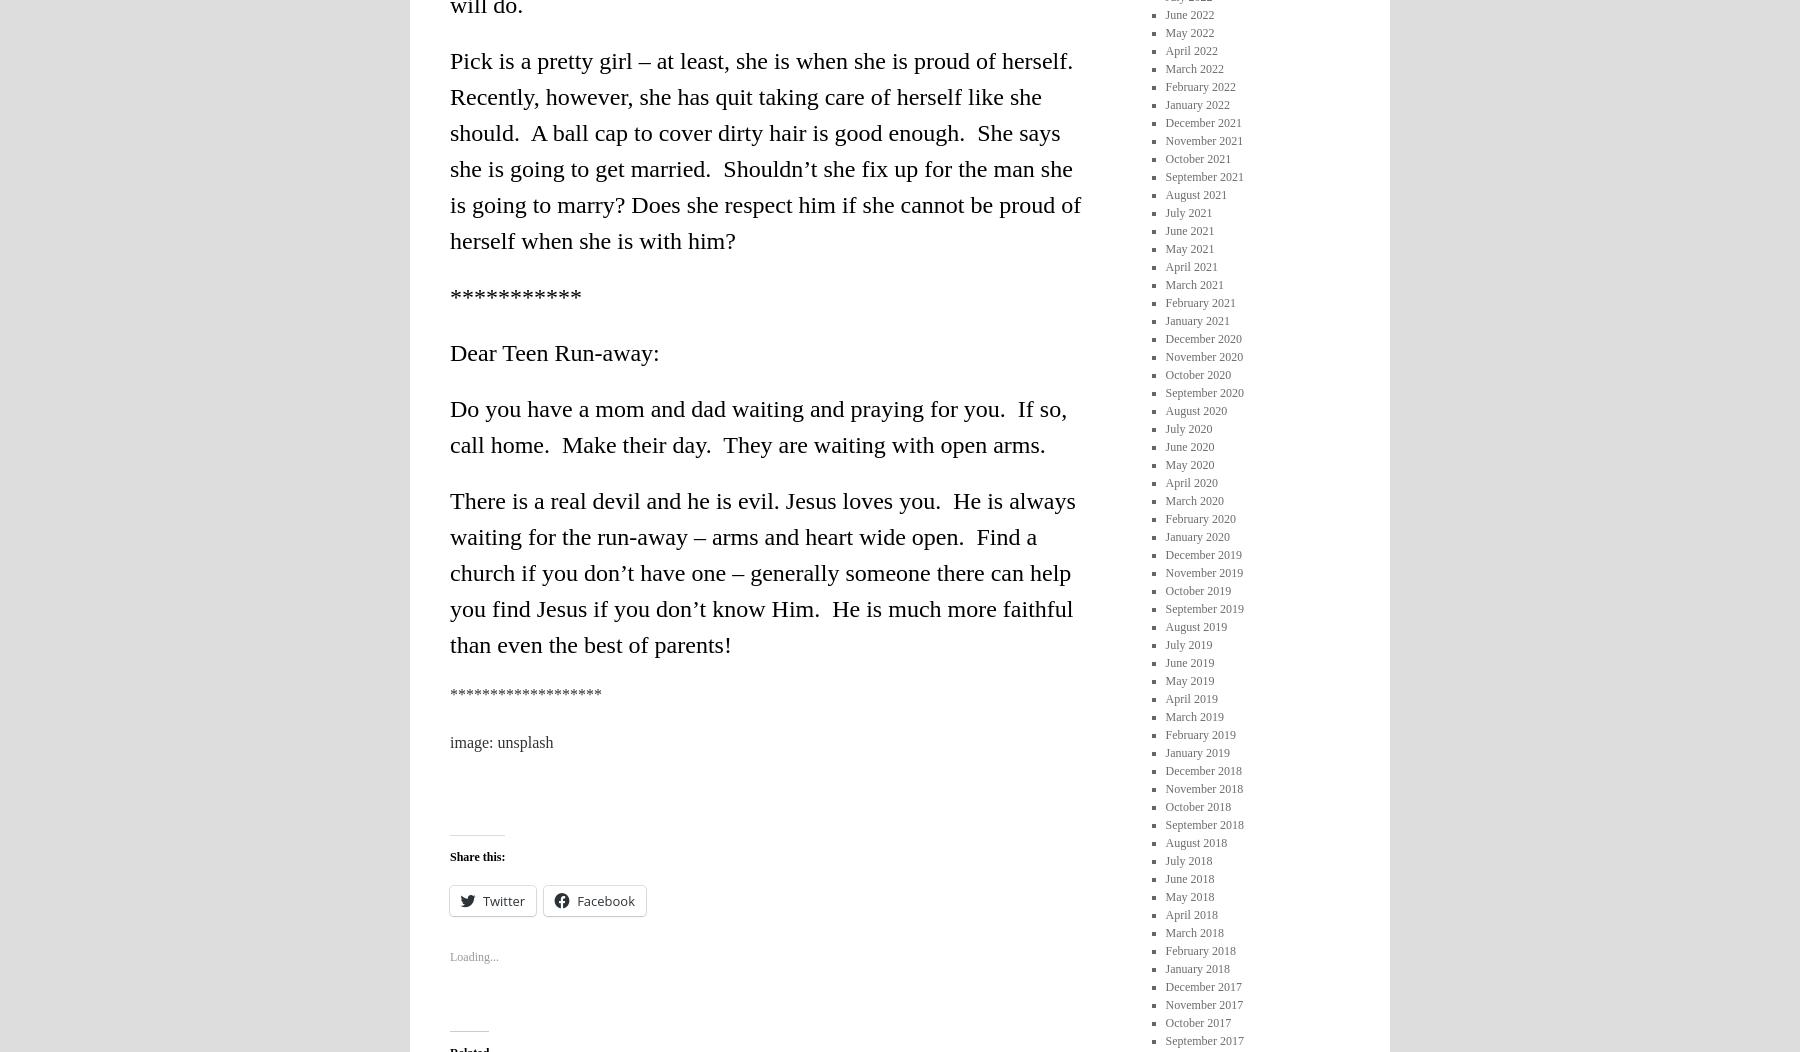  I want to click on 'March 2022', so click(1192, 66).